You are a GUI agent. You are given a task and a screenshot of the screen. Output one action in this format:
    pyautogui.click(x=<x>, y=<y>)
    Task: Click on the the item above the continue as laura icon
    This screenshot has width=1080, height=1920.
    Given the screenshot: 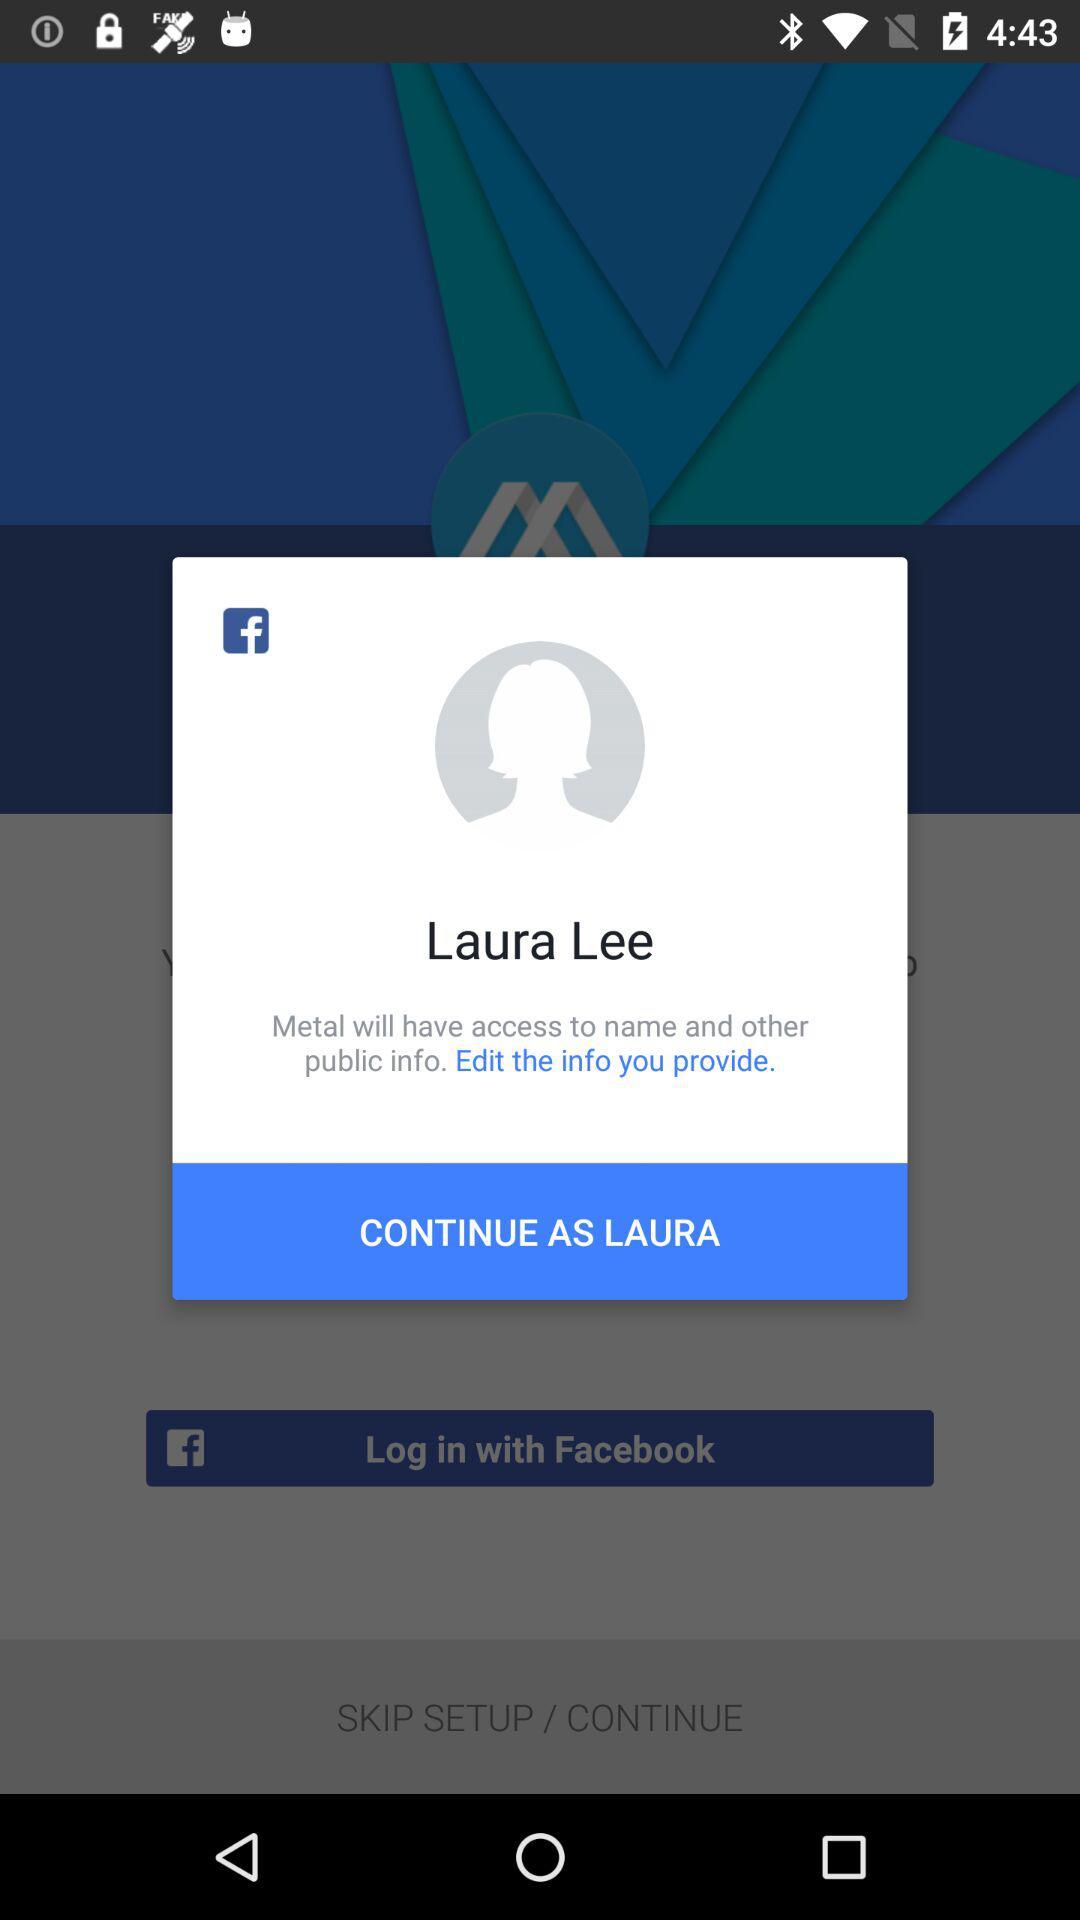 What is the action you would take?
    pyautogui.click(x=540, y=1041)
    